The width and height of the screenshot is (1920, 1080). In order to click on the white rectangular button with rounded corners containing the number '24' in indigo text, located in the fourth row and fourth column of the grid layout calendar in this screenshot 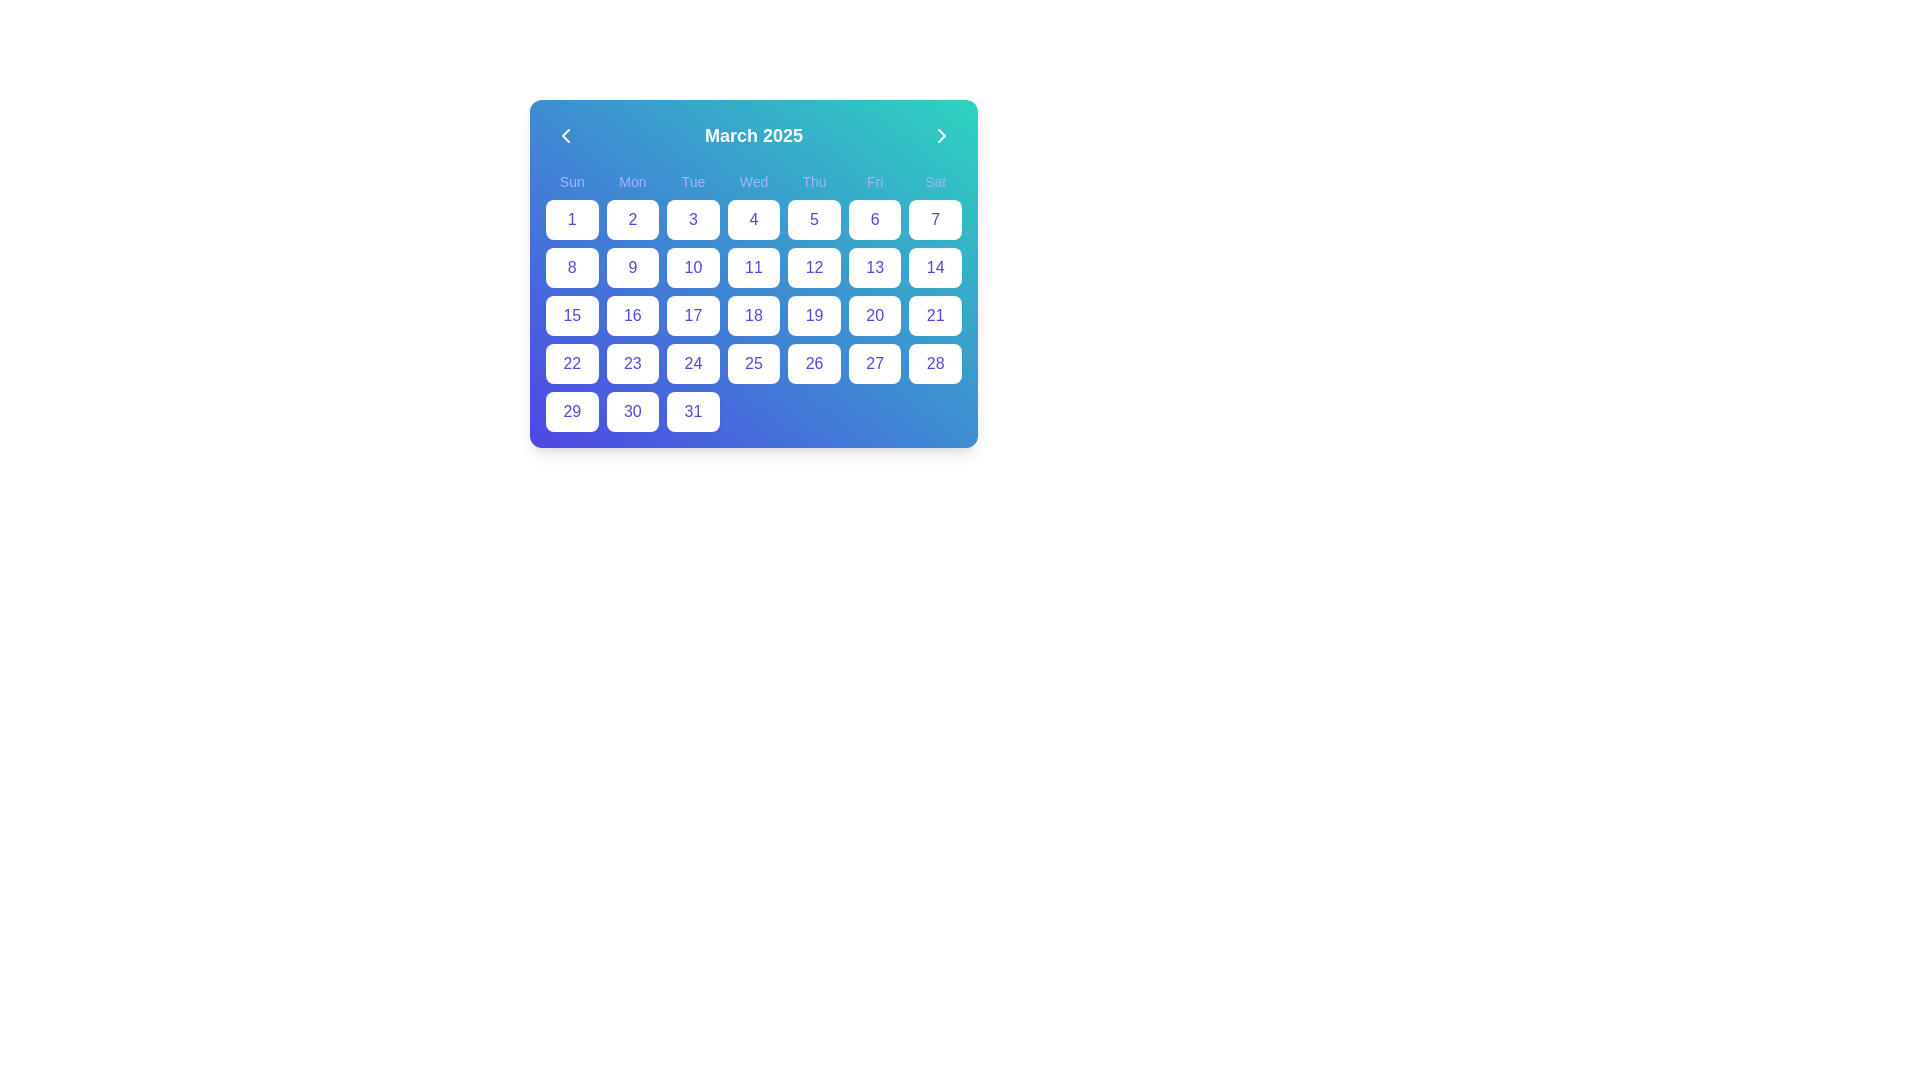, I will do `click(693, 363)`.